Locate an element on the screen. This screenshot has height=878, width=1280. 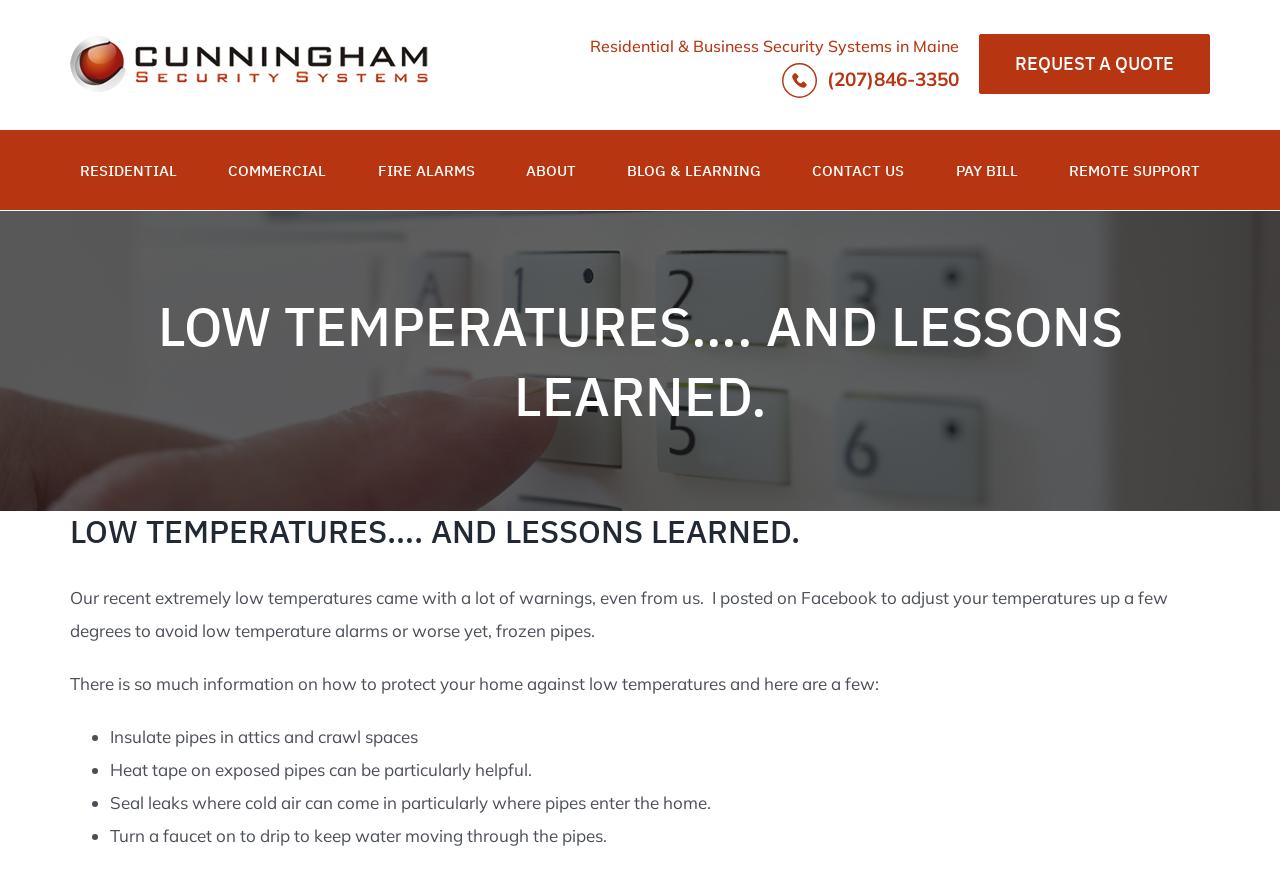
'Product Manuals' is located at coordinates (707, 265).